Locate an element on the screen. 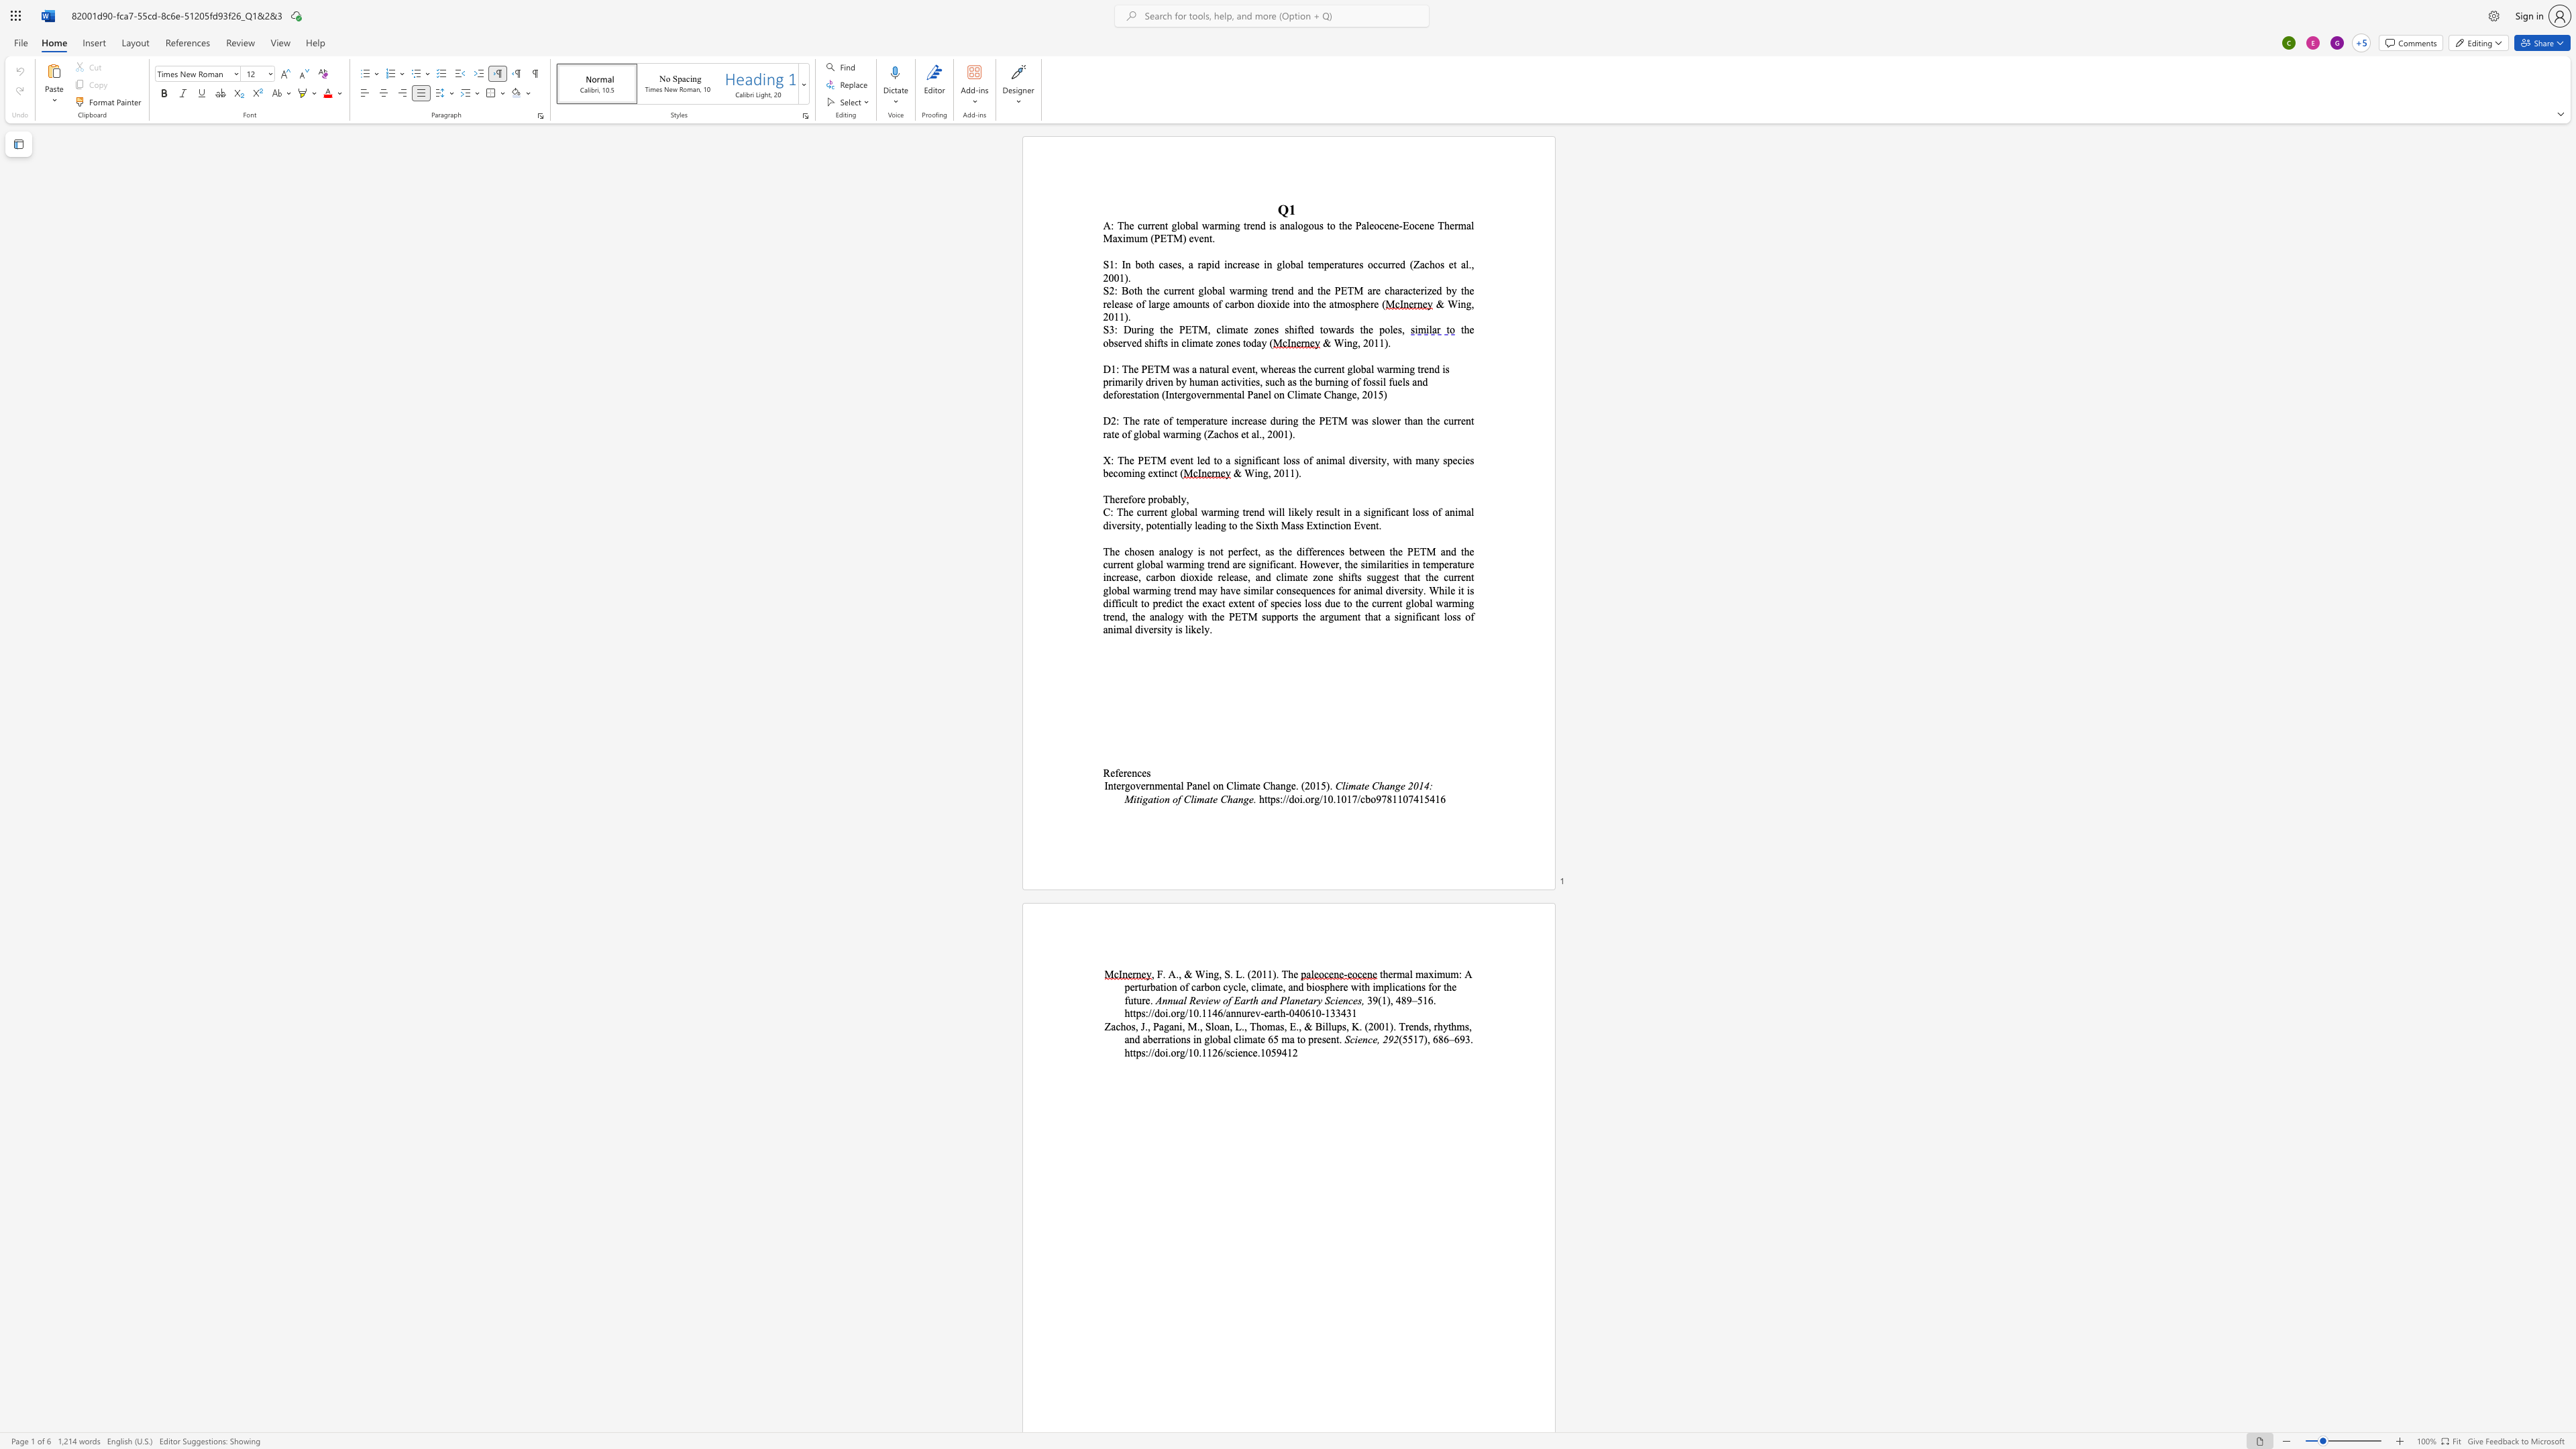 Image resolution: width=2576 pixels, height=1449 pixels. the 1th character "w" in the text is located at coordinates (1204, 511).